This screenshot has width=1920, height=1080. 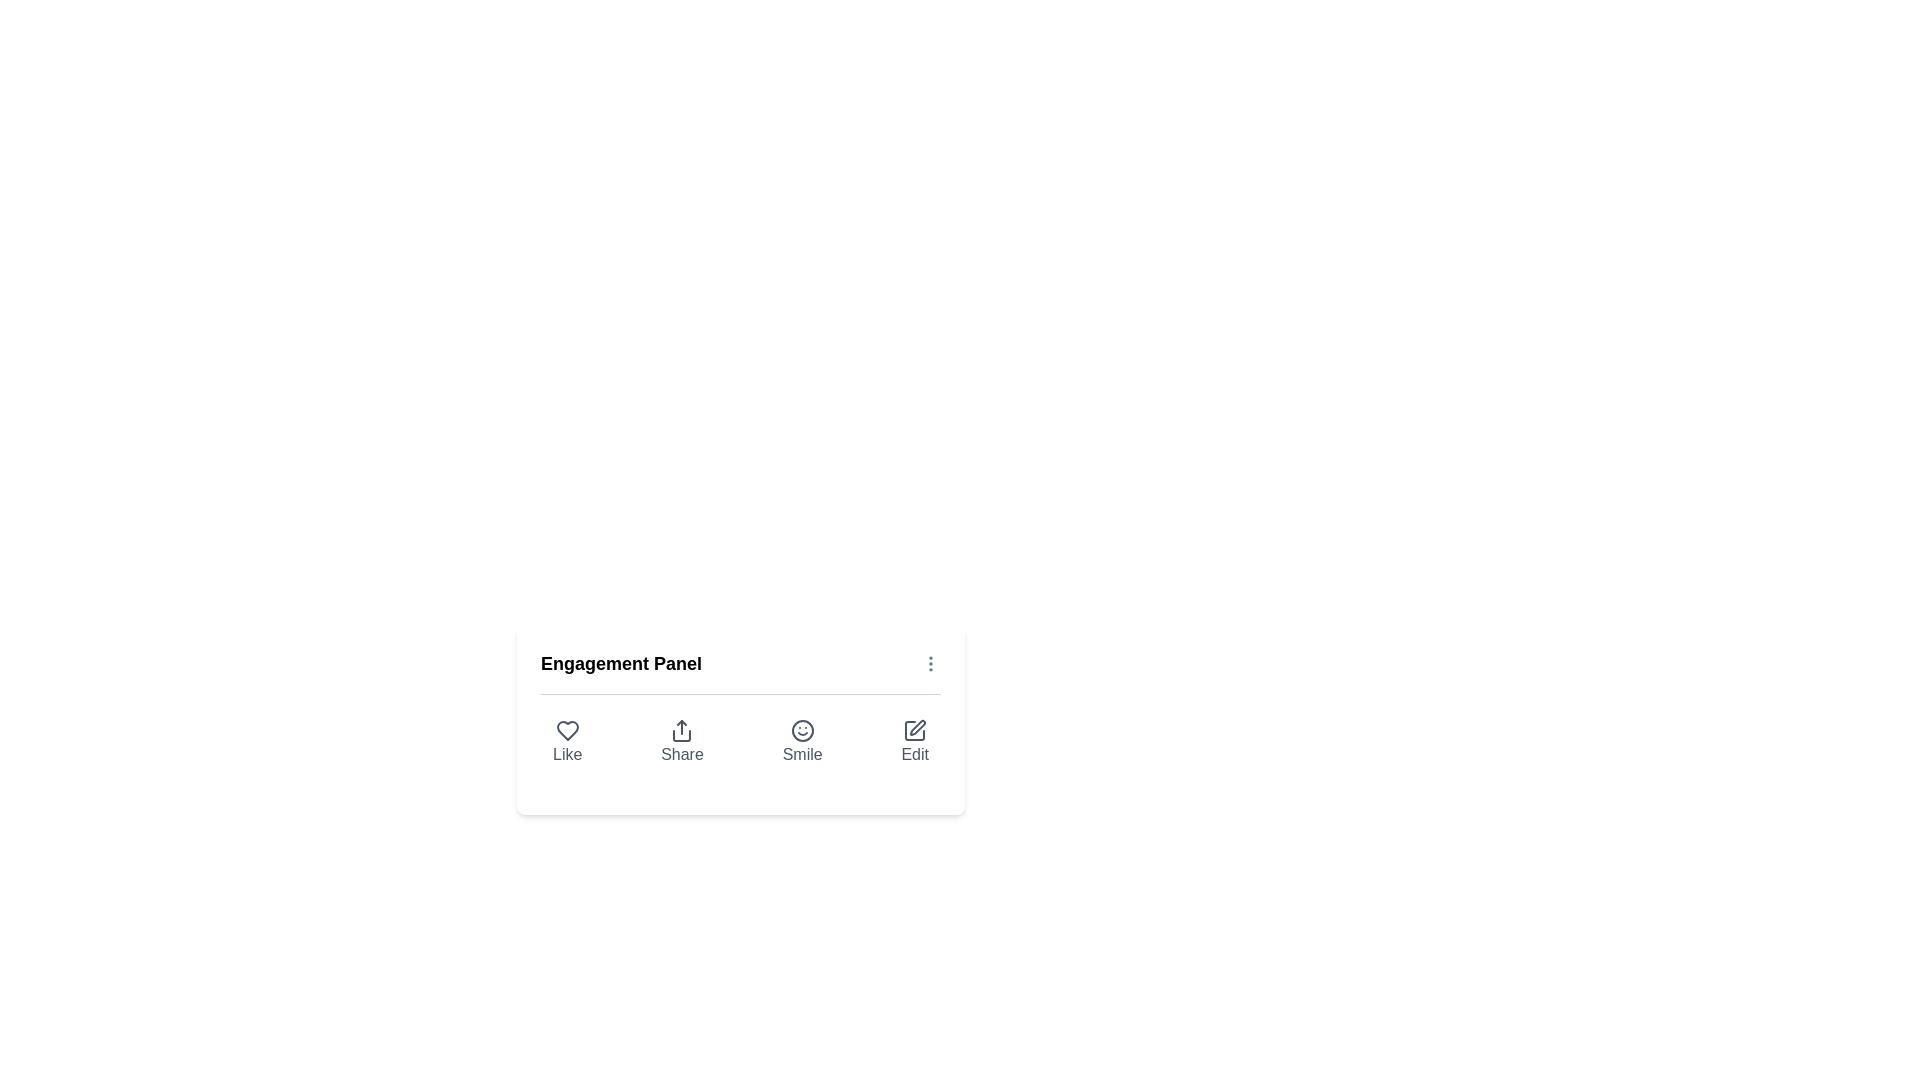 What do you see at coordinates (802, 743) in the screenshot?
I see `the smile reaction button located in the engagement panel, which is the third button from the left, to change its color` at bounding box center [802, 743].